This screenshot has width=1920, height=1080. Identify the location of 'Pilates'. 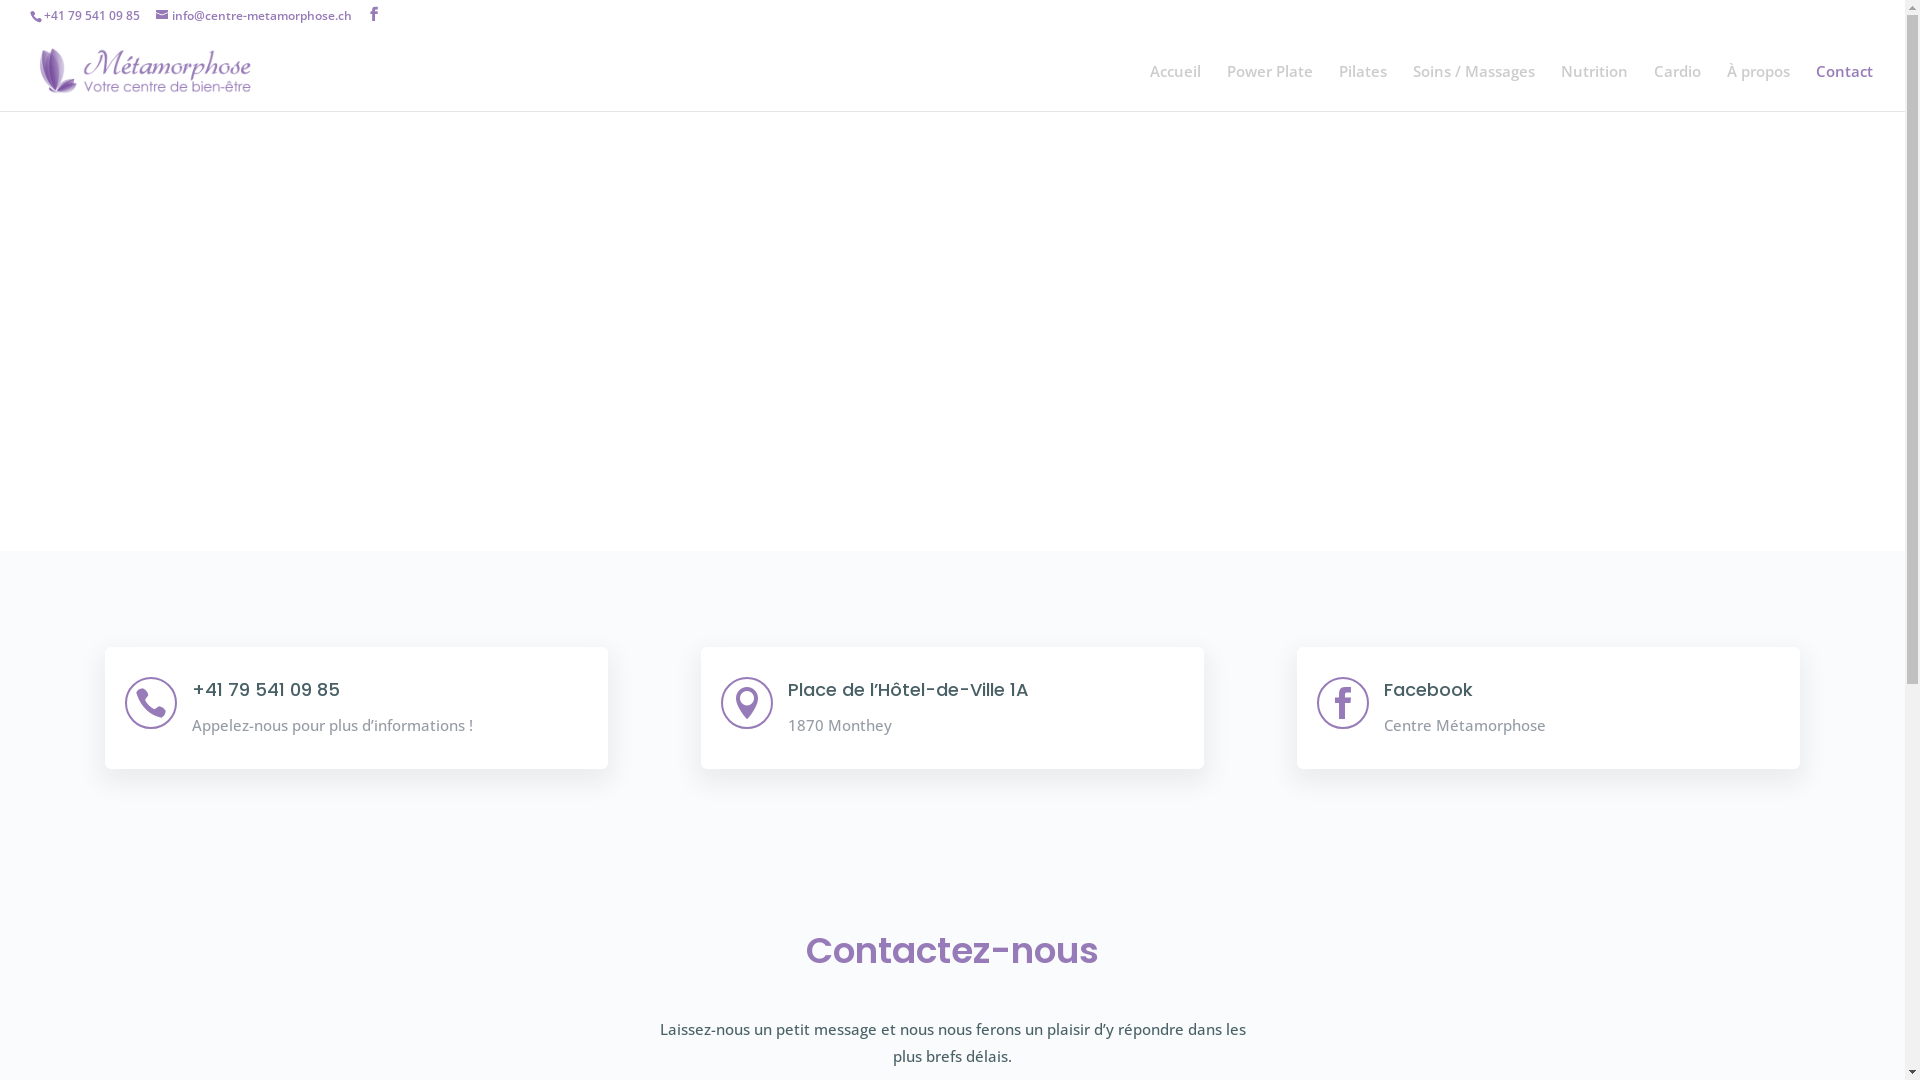
(1362, 86).